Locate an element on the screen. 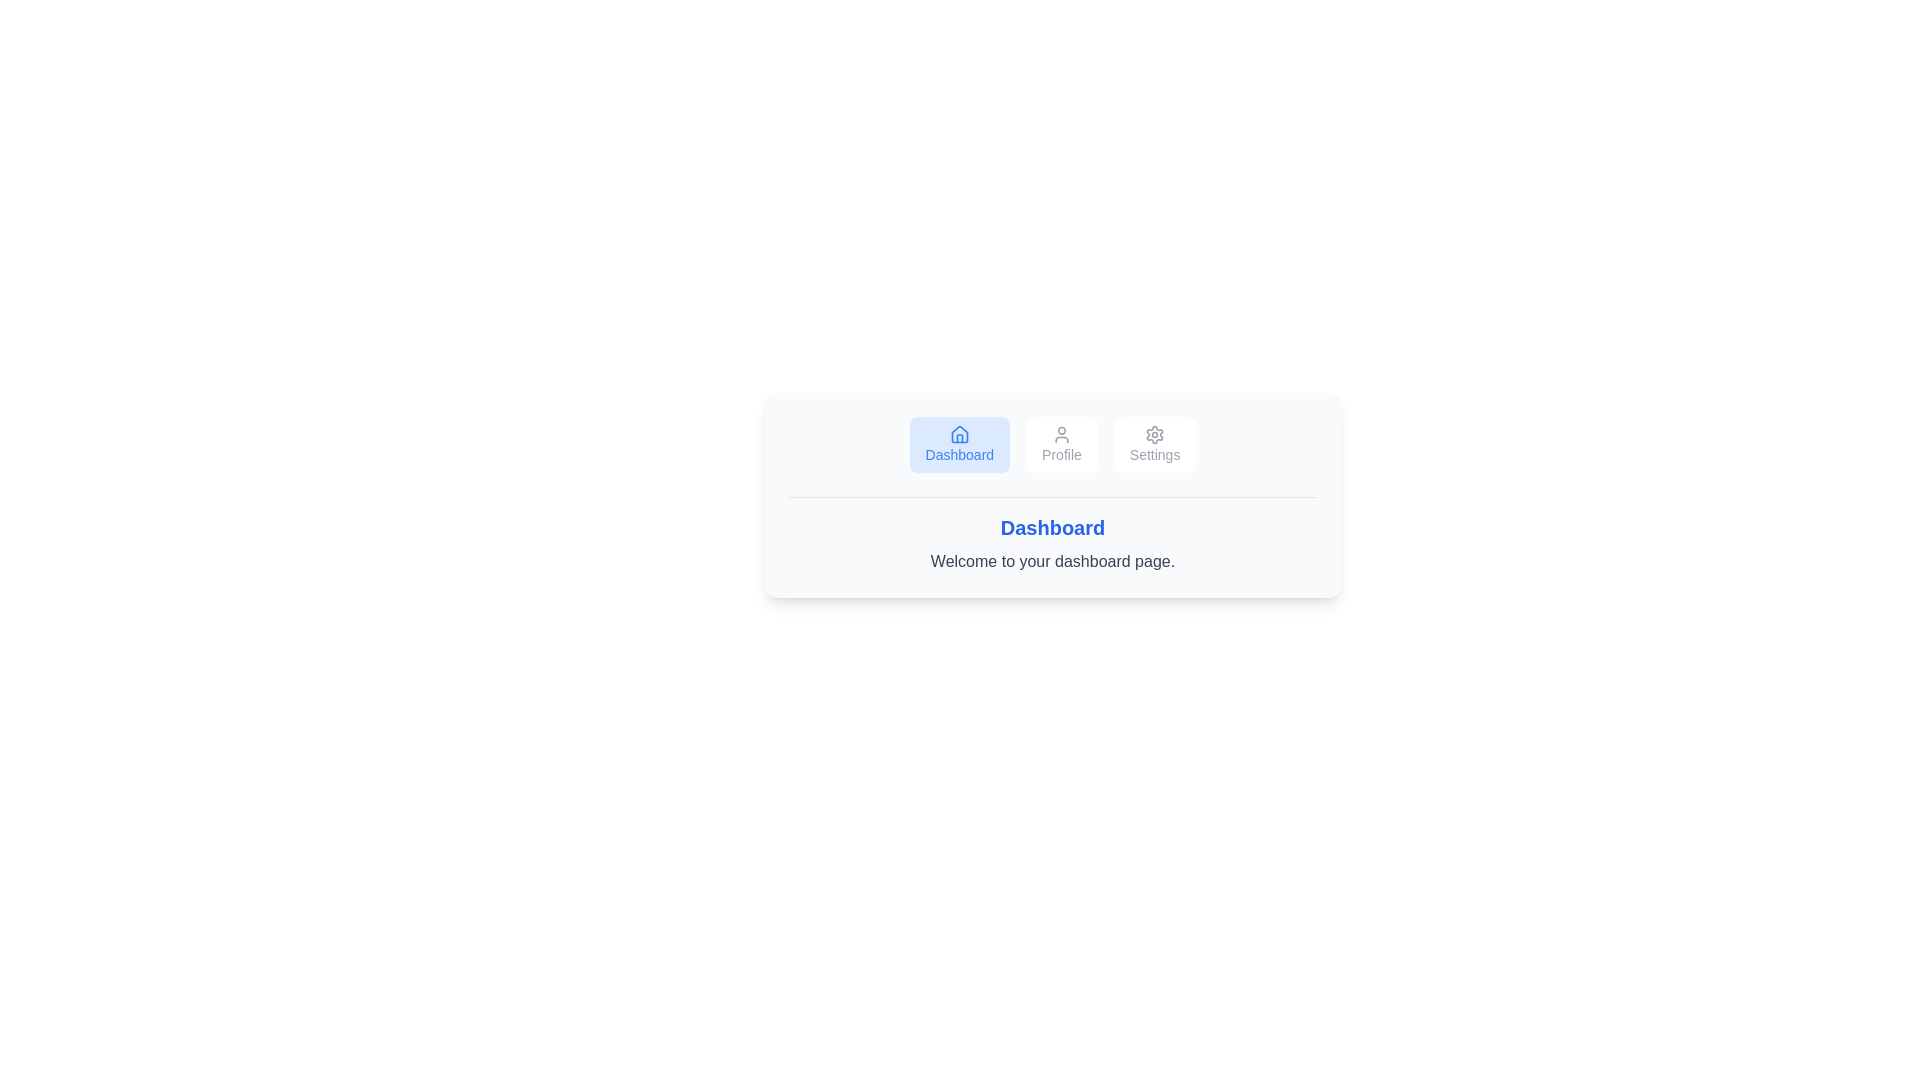 The width and height of the screenshot is (1920, 1080). the icon of the Dashboard tab to inspect it visually is located at coordinates (958, 434).